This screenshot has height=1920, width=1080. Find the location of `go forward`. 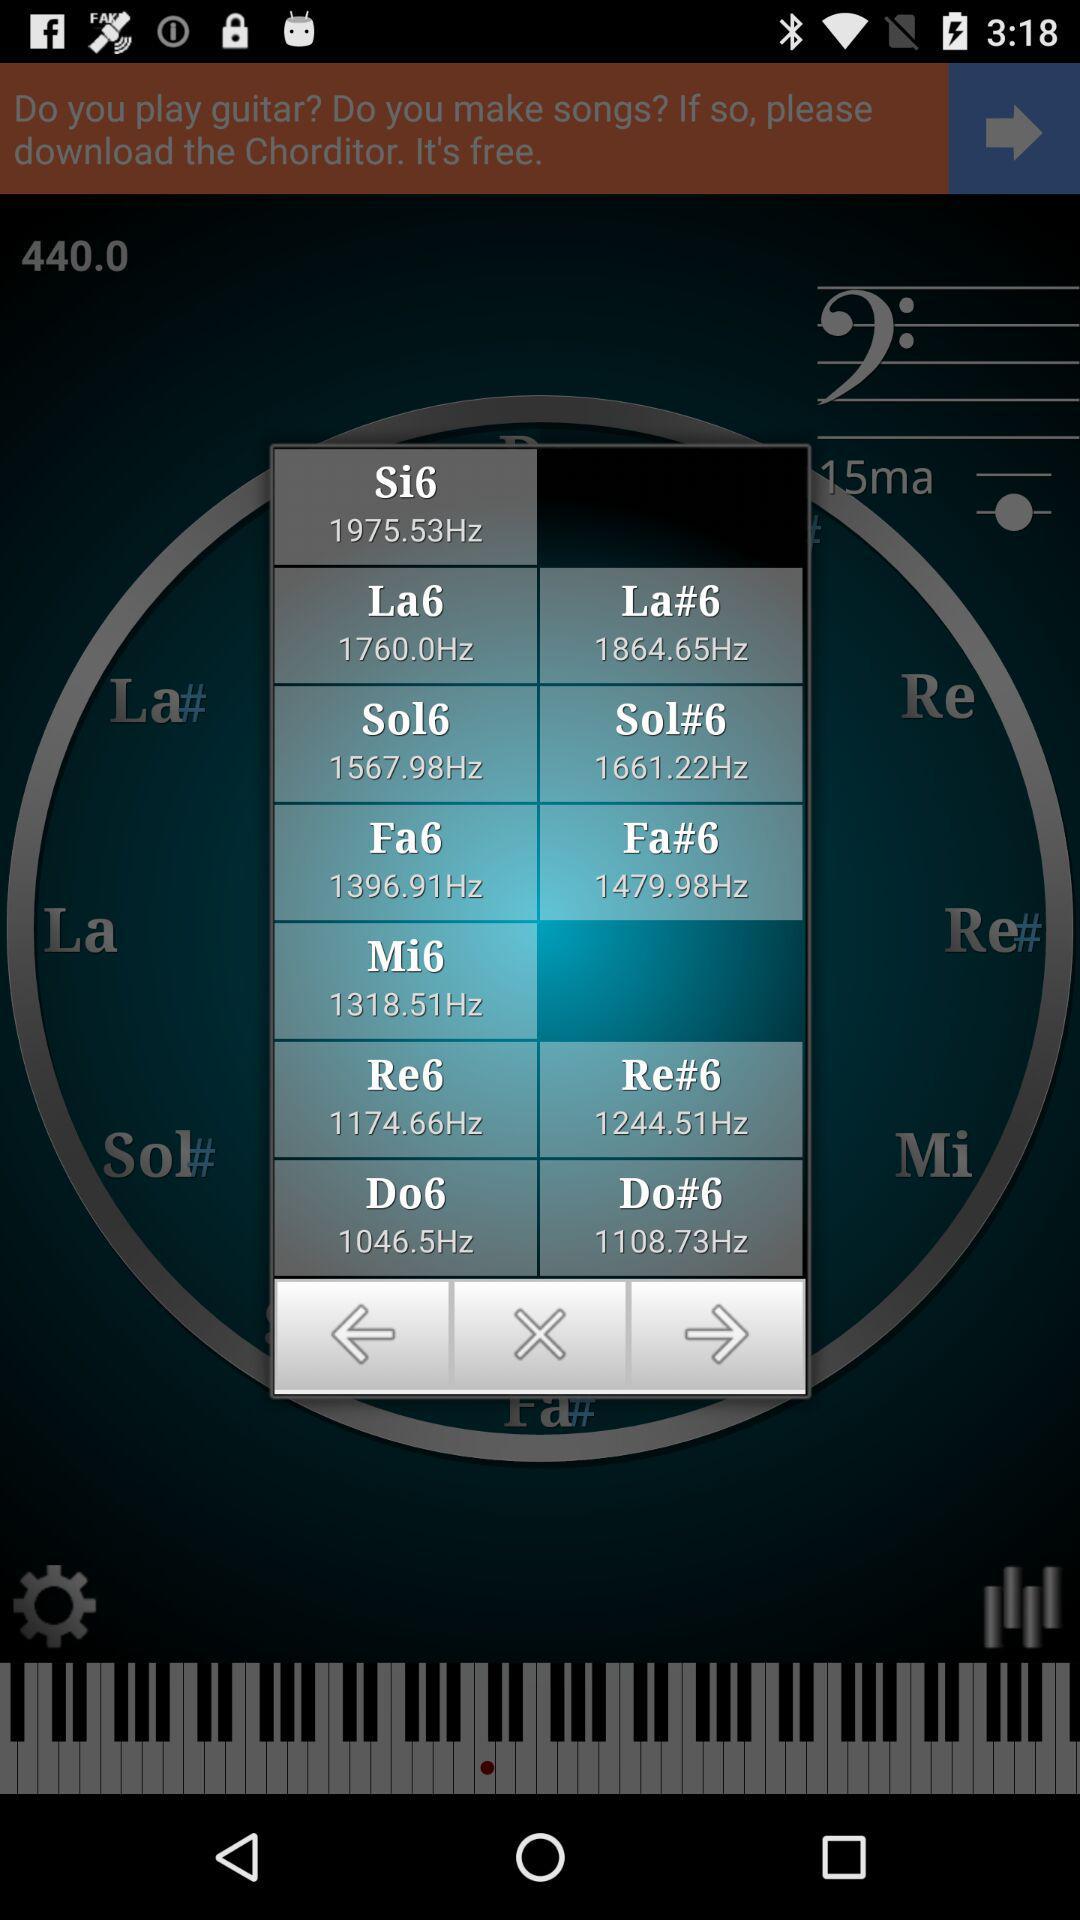

go forward is located at coordinates (716, 1334).